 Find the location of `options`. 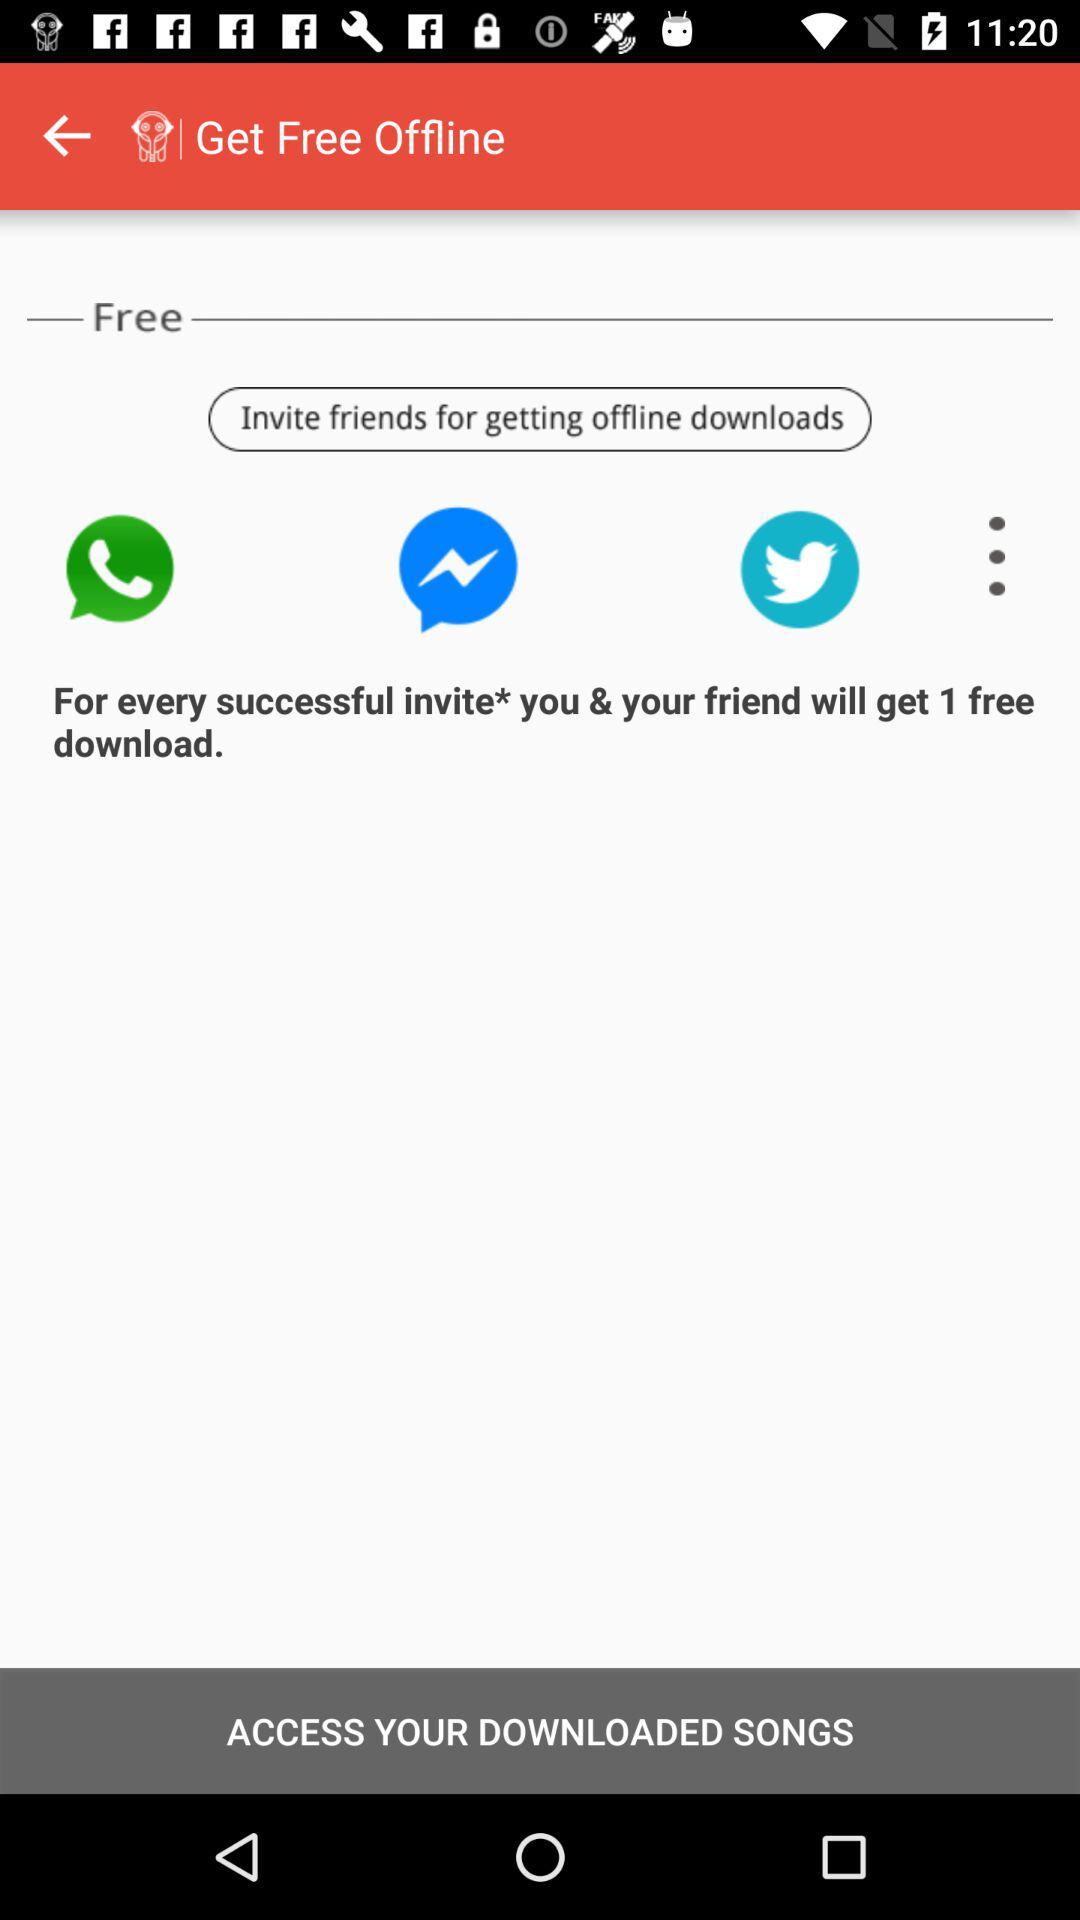

options is located at coordinates (997, 556).